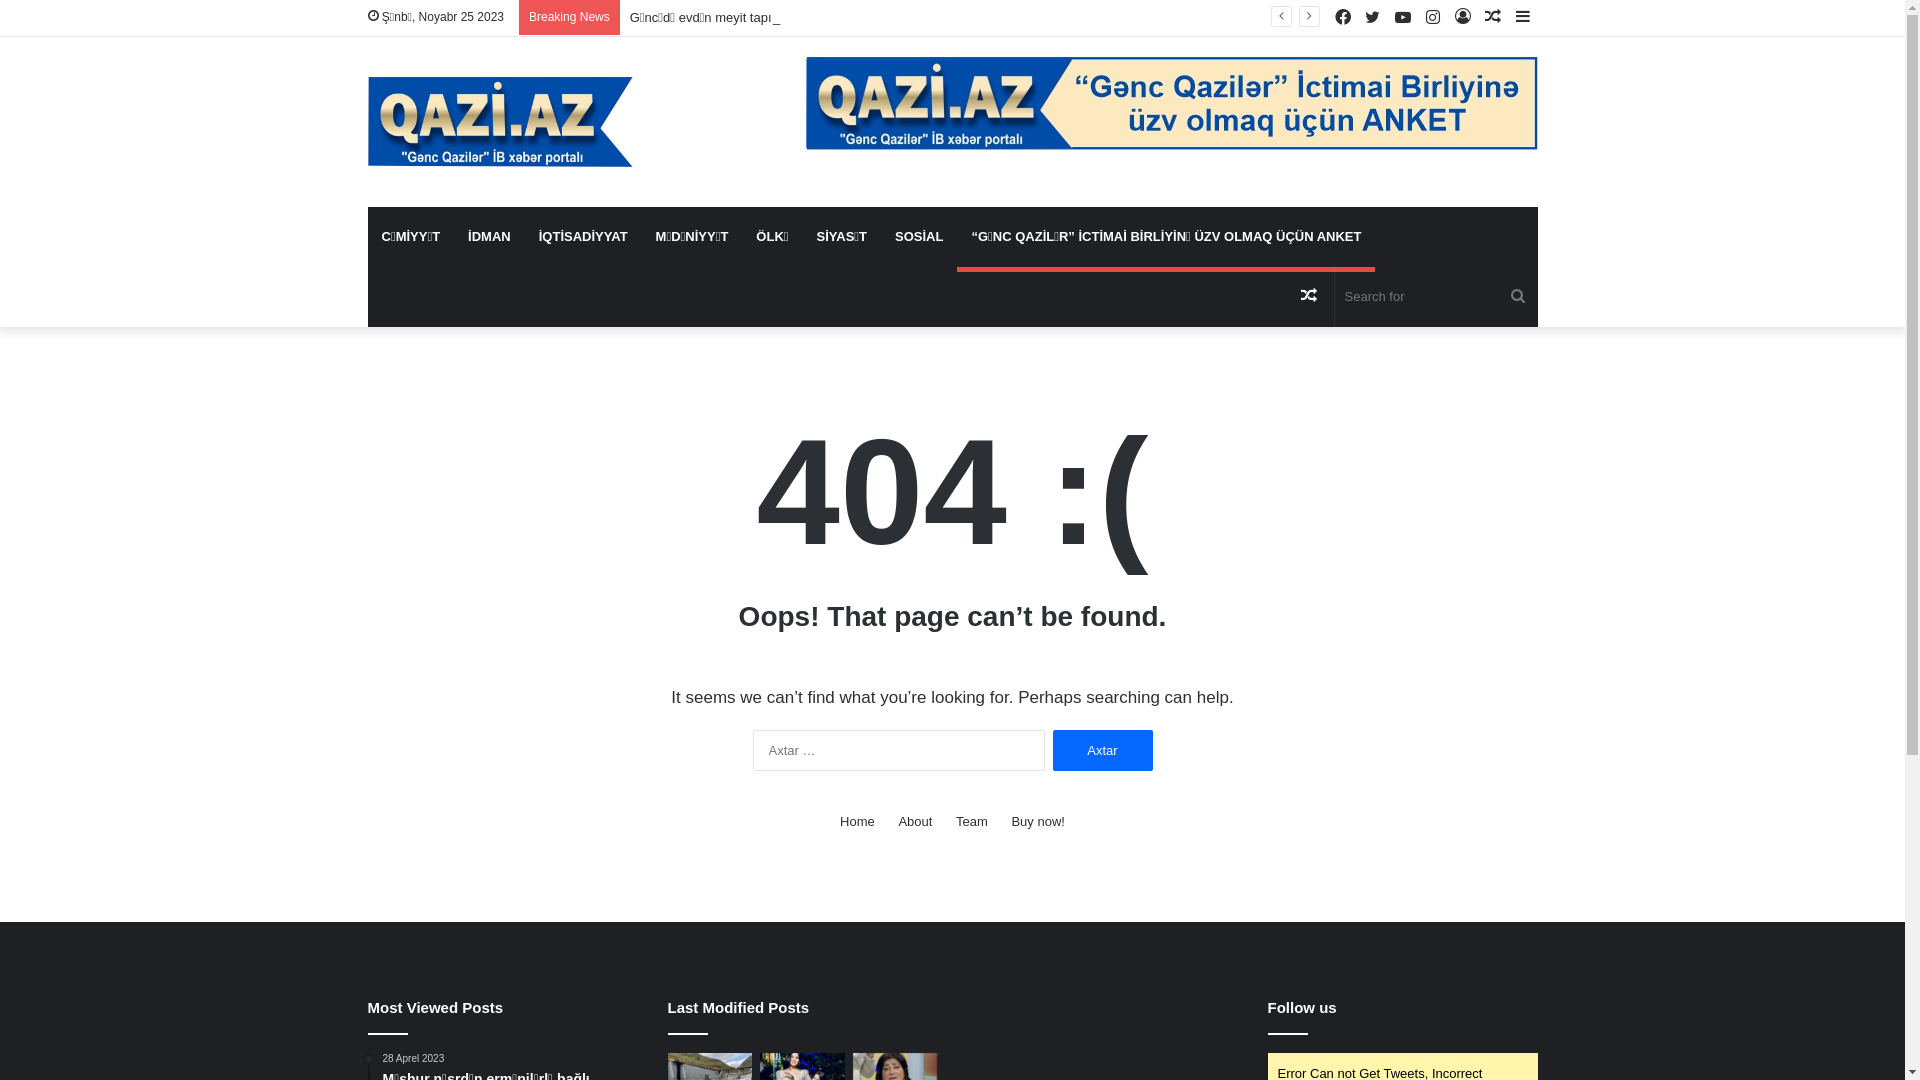 This screenshot has width=1920, height=1080. I want to click on 'Sidebar', so click(1521, 17).